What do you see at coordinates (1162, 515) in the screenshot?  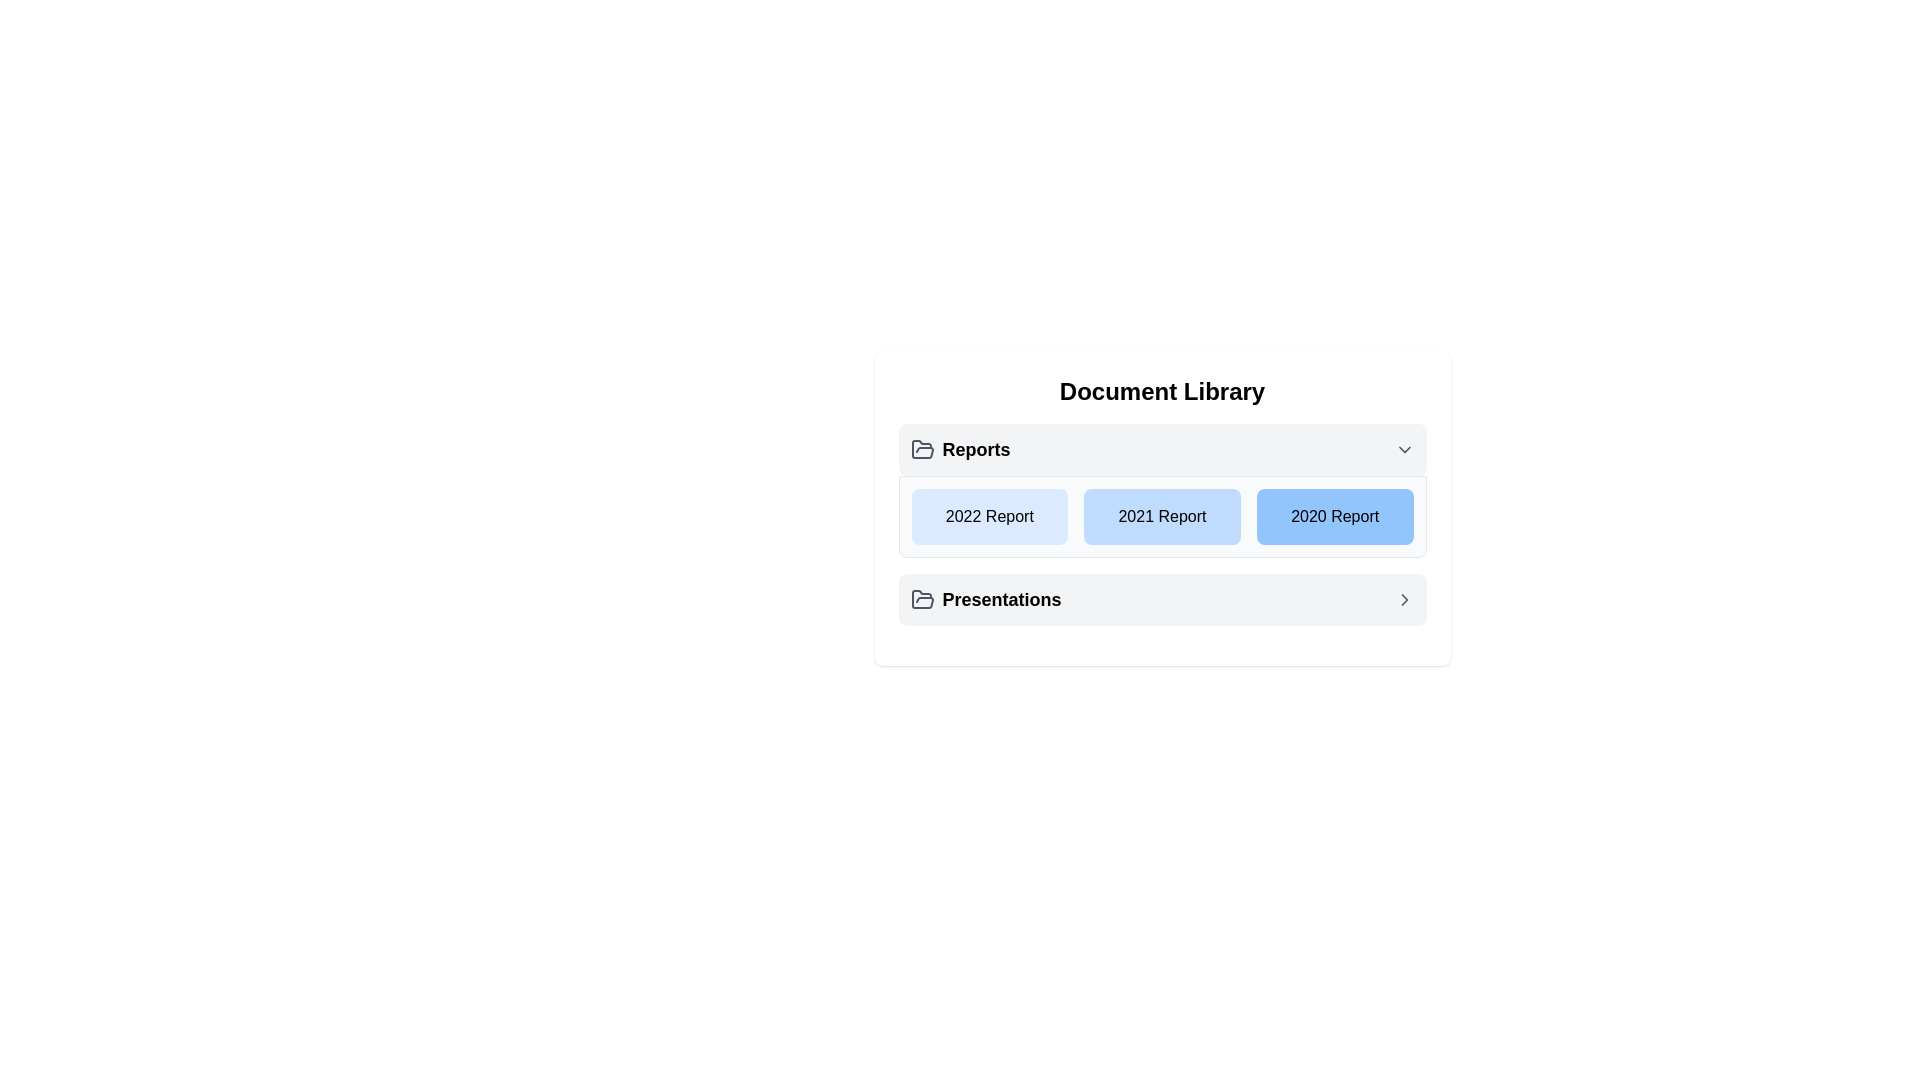 I see `the '2021 Report' button with a light blue background and bold black text for keyboard navigation` at bounding box center [1162, 515].